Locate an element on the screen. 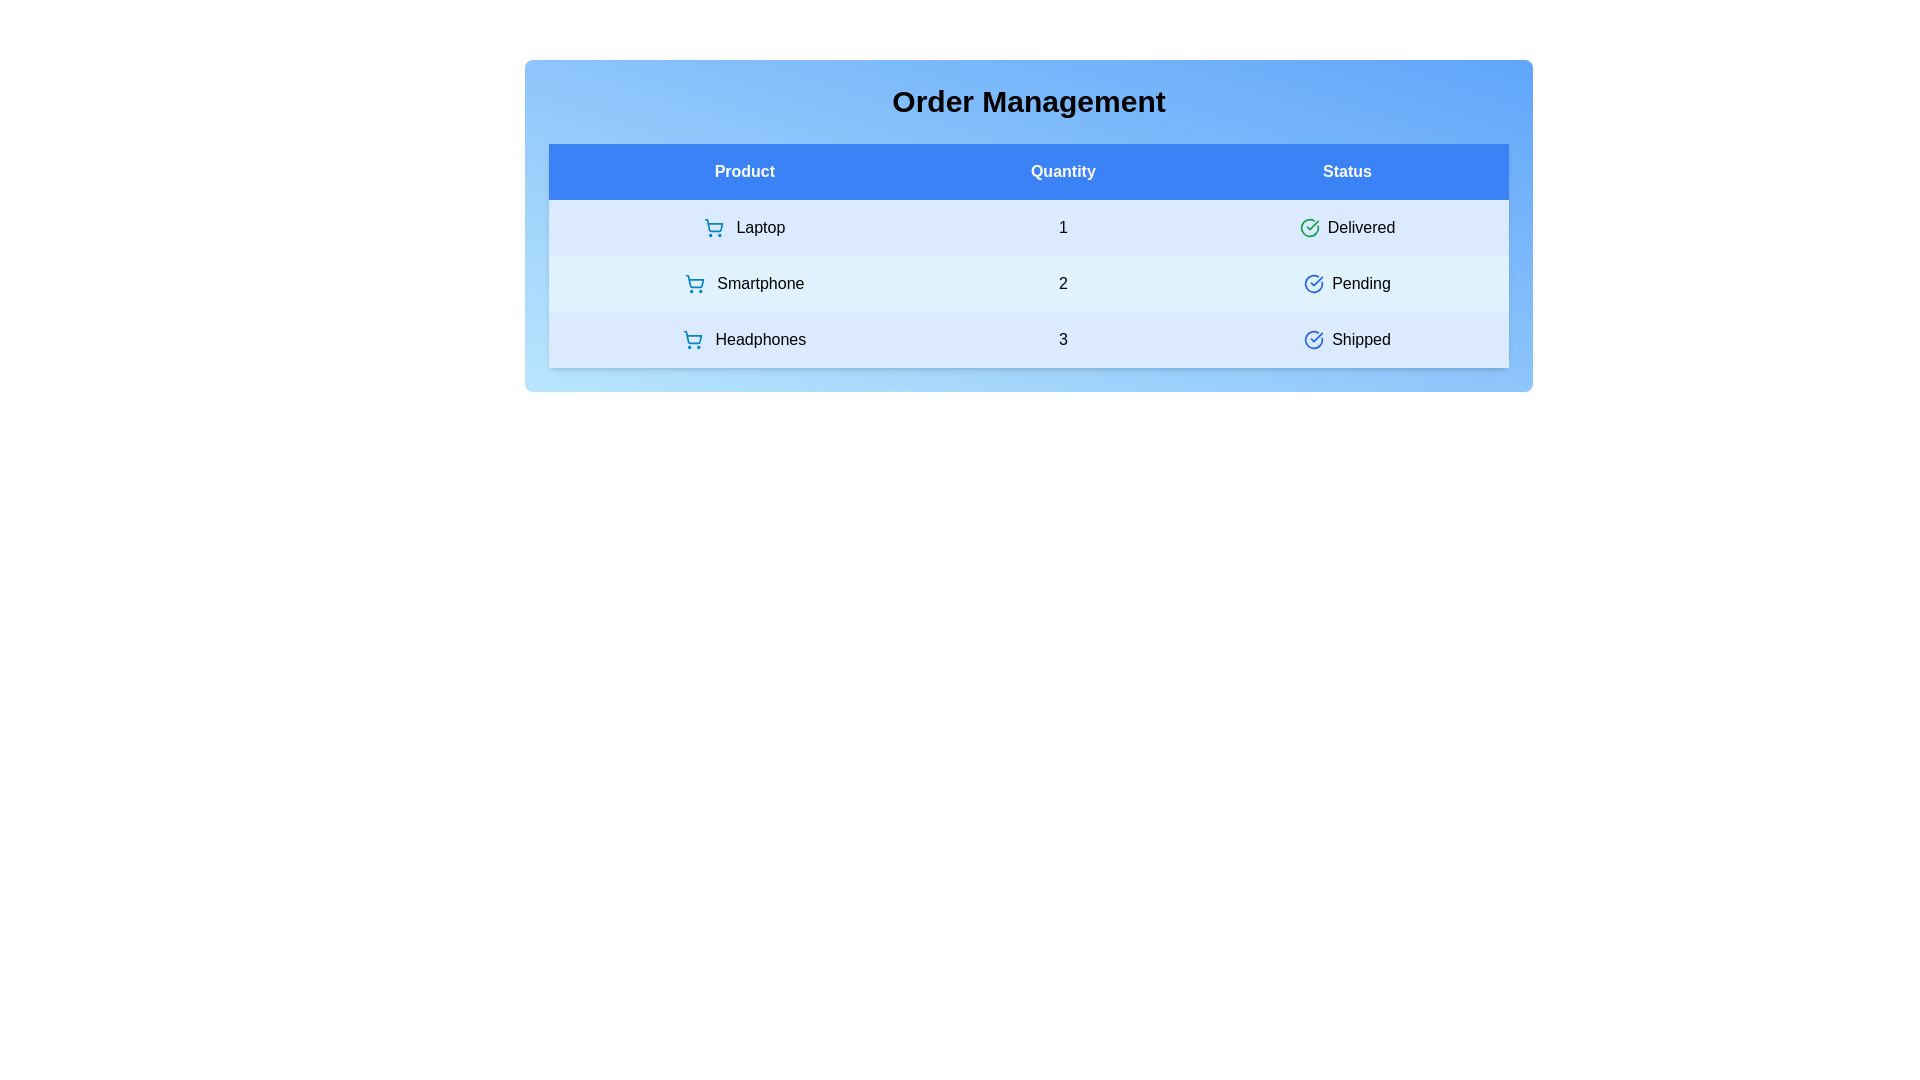  the status icon for the product Laptop to view its details is located at coordinates (1309, 226).